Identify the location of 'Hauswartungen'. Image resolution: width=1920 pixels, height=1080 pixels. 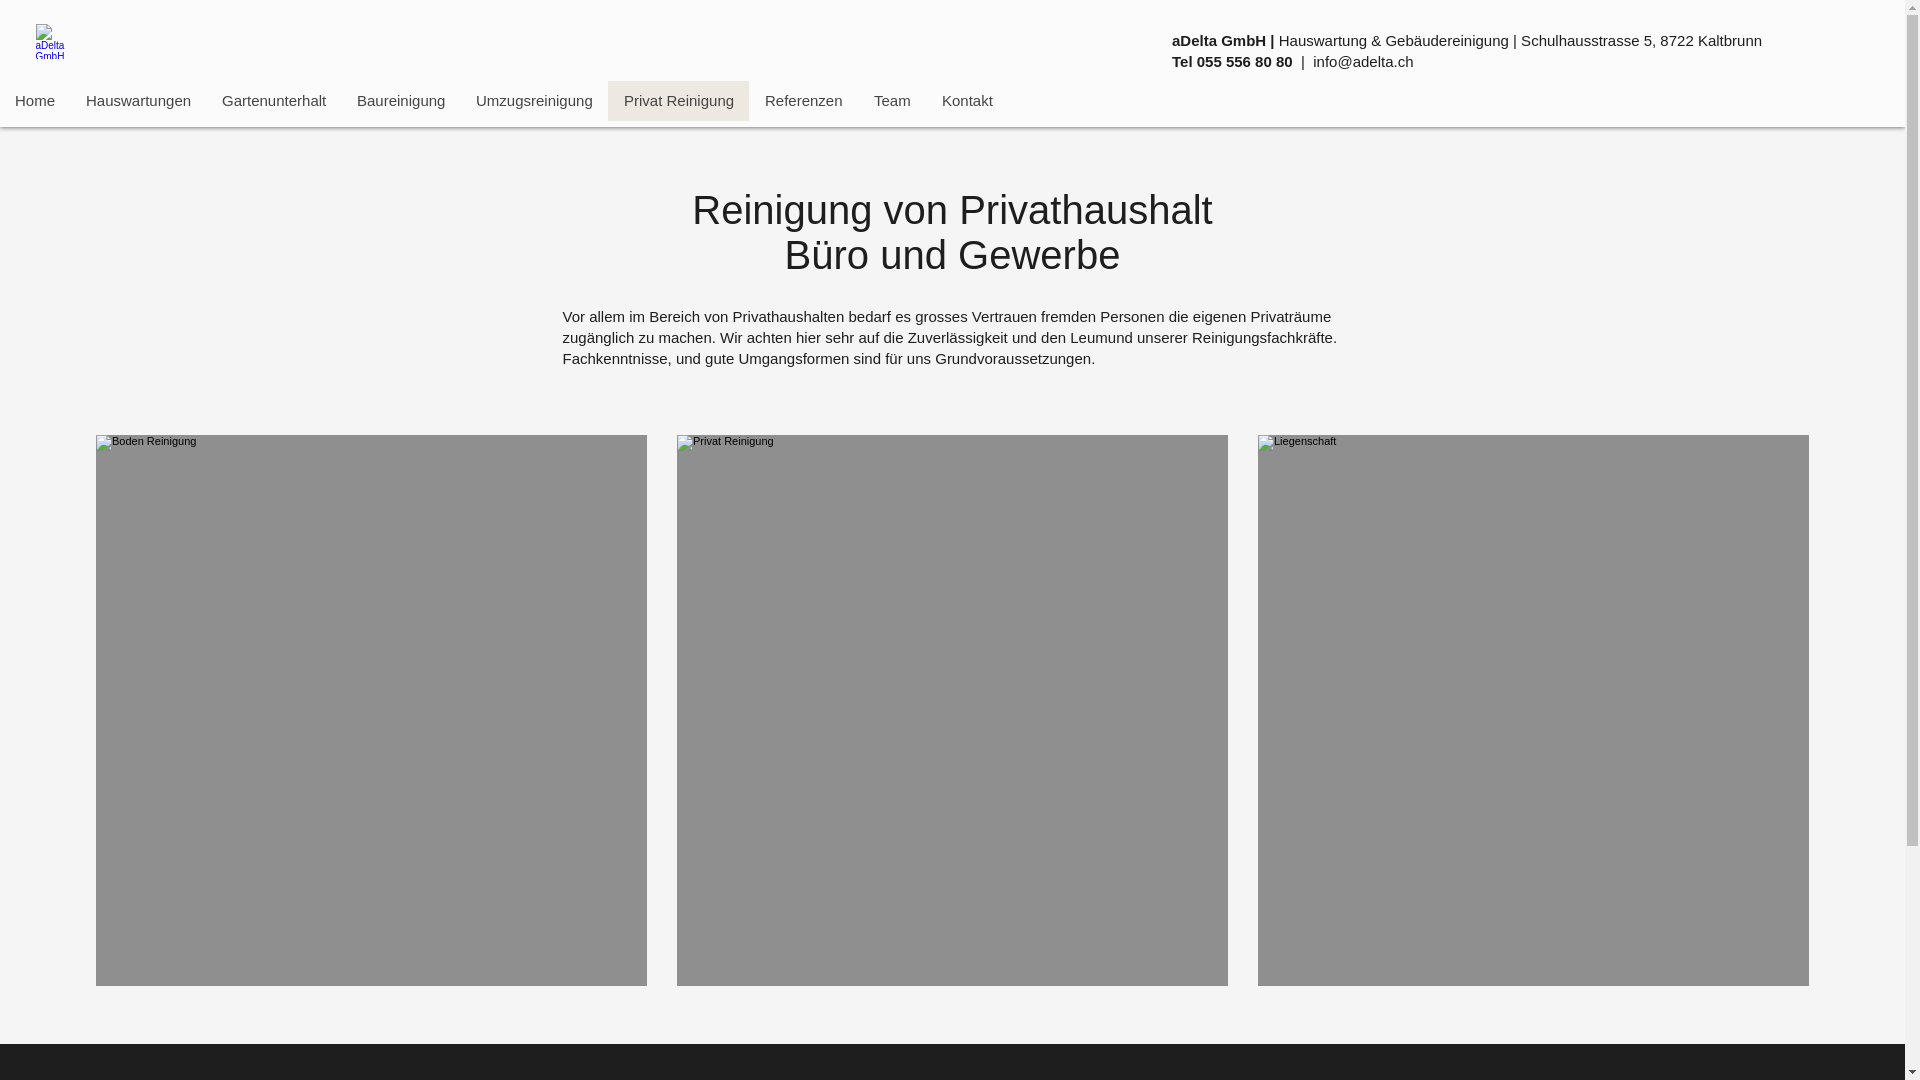
(137, 100).